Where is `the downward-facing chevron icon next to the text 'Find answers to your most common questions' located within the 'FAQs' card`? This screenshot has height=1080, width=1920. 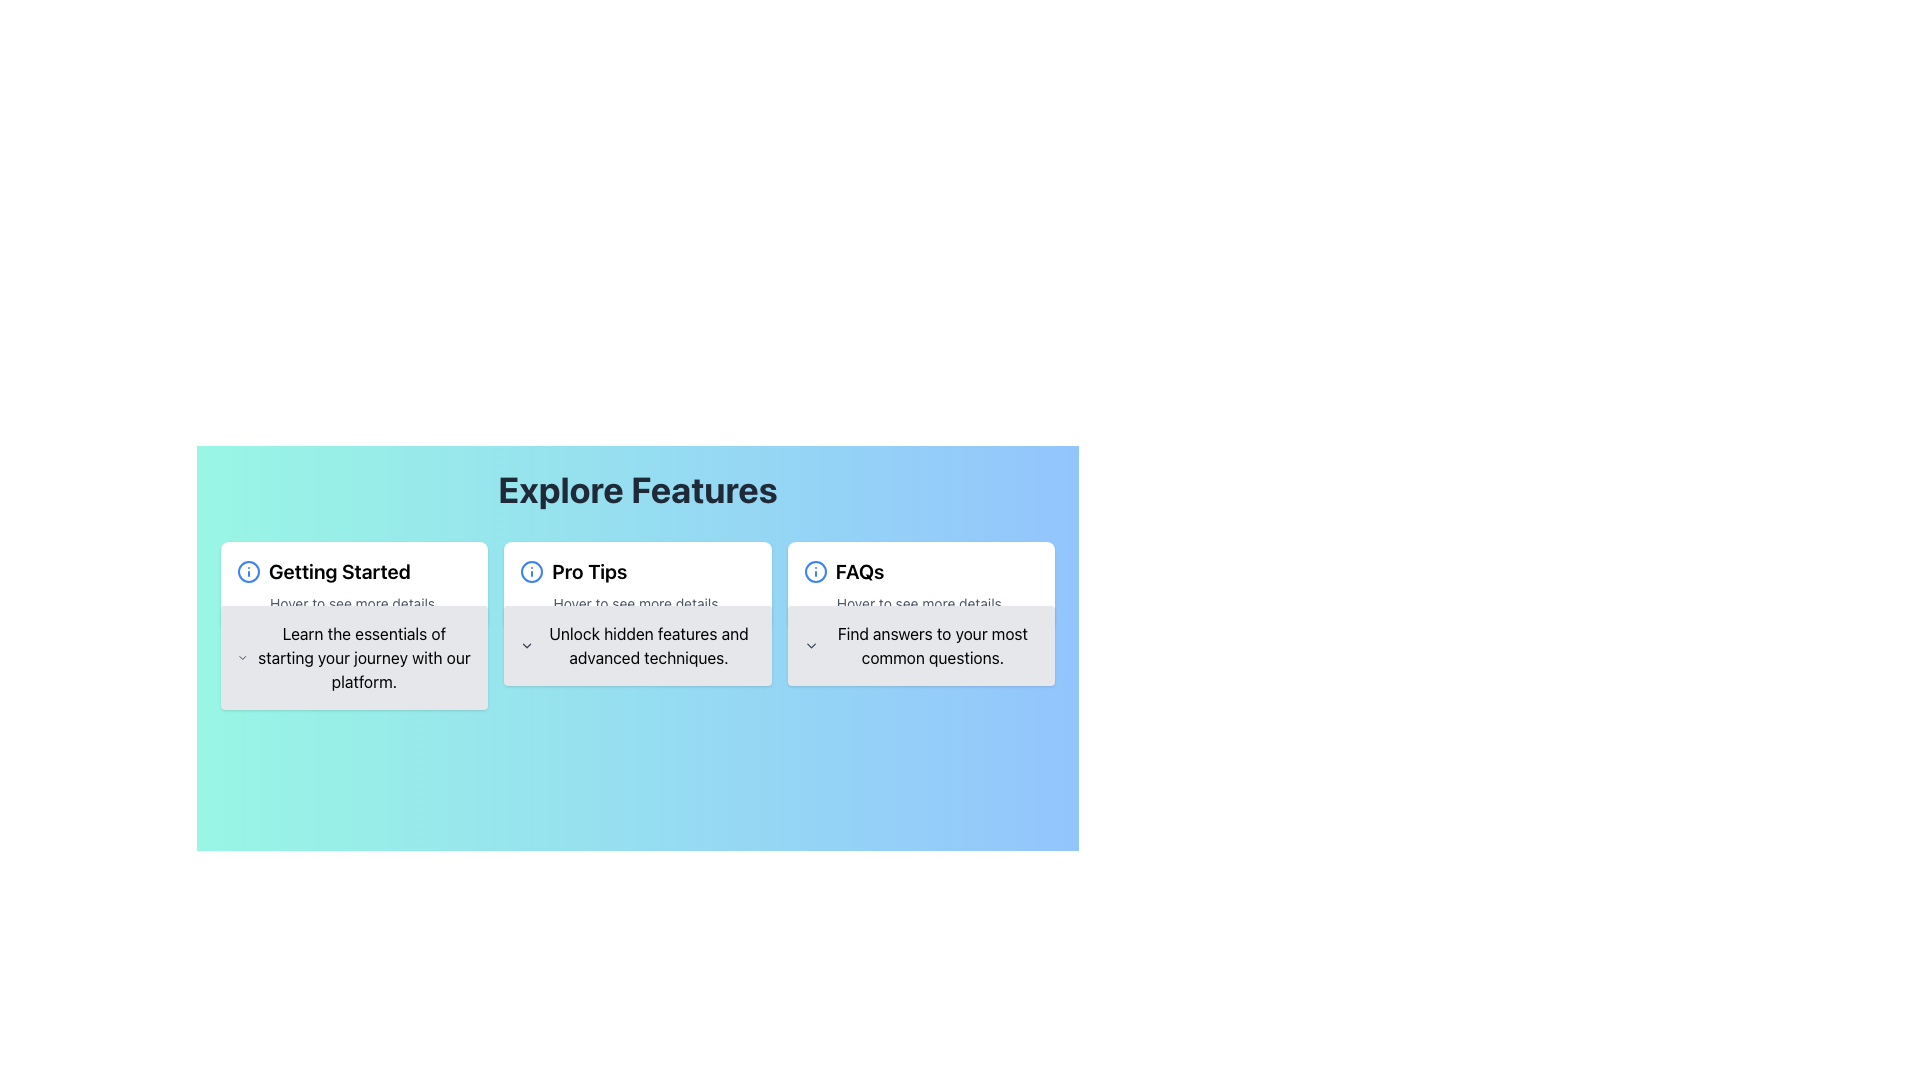 the downward-facing chevron icon next to the text 'Find answers to your most common questions' located within the 'FAQs' card is located at coordinates (811, 645).